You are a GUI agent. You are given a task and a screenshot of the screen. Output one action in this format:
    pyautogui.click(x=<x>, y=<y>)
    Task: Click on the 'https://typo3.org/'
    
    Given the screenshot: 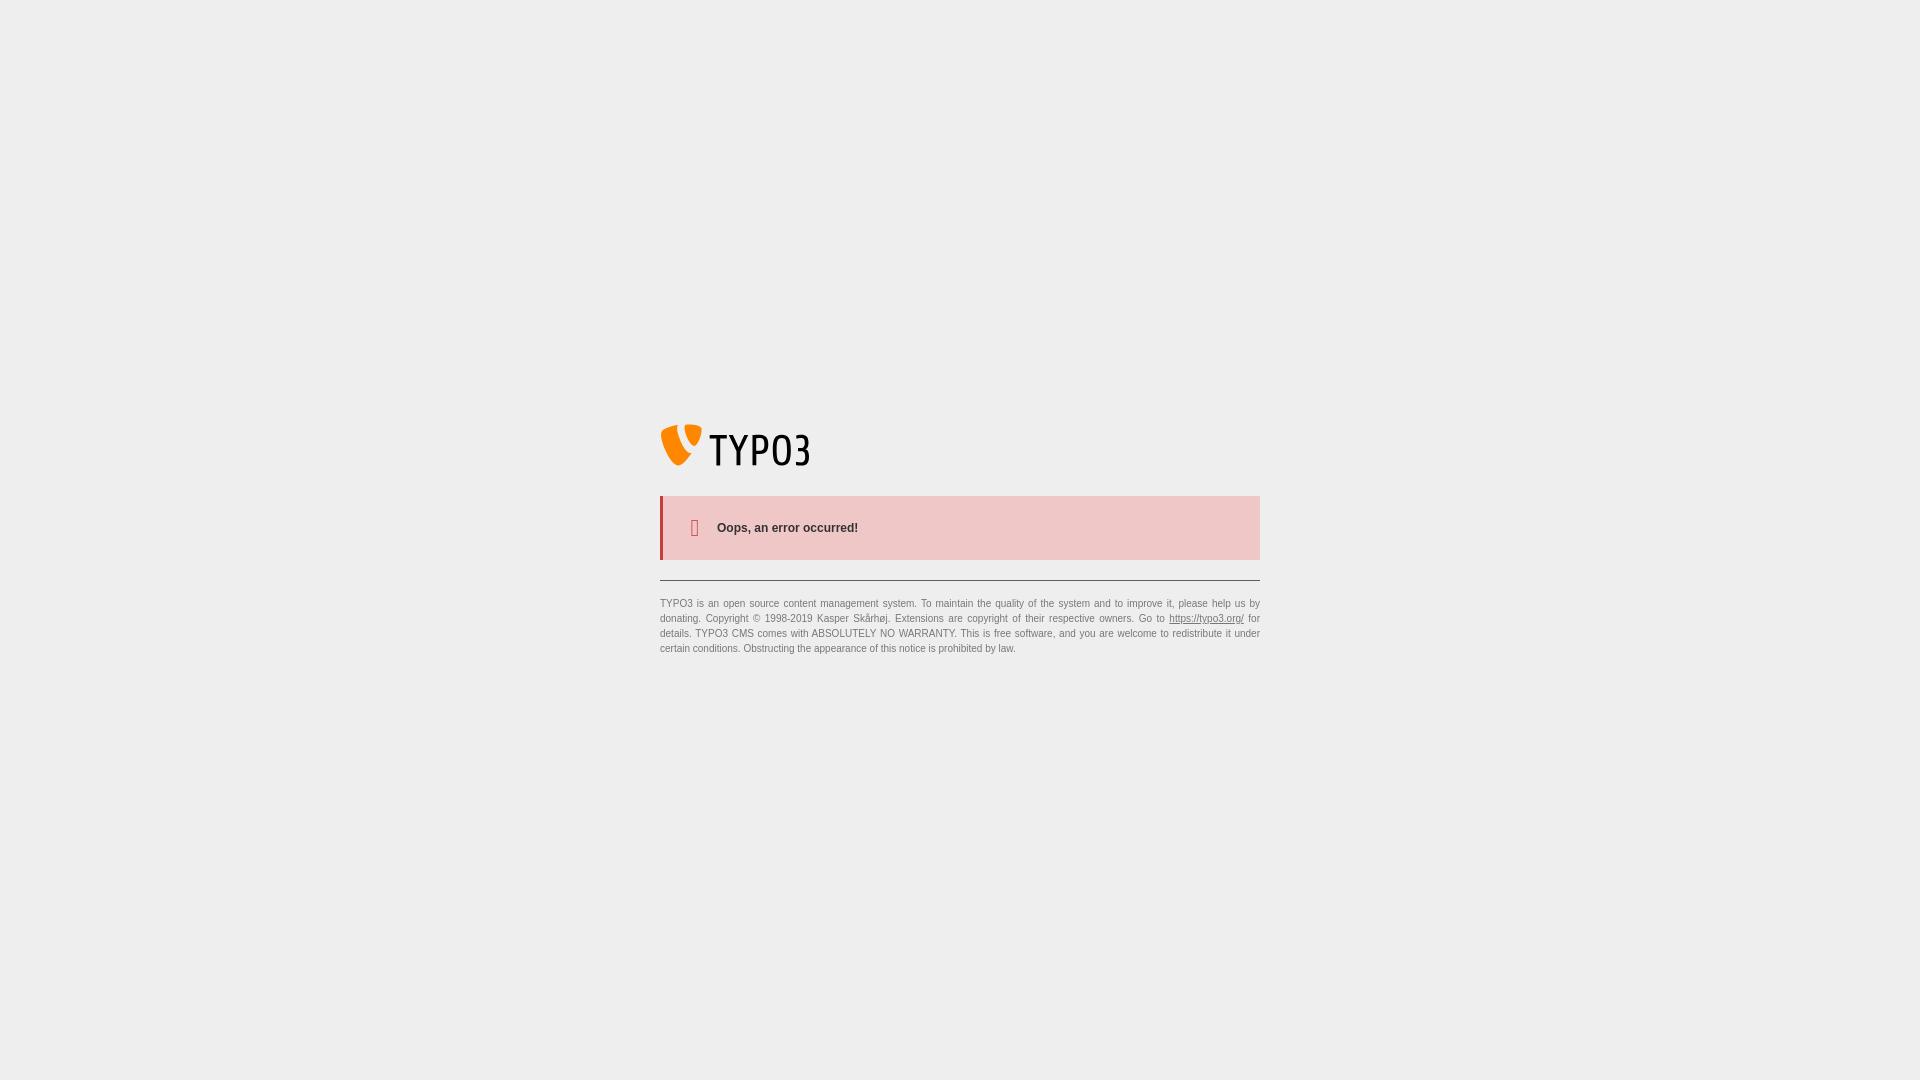 What is the action you would take?
    pyautogui.click(x=1205, y=617)
    